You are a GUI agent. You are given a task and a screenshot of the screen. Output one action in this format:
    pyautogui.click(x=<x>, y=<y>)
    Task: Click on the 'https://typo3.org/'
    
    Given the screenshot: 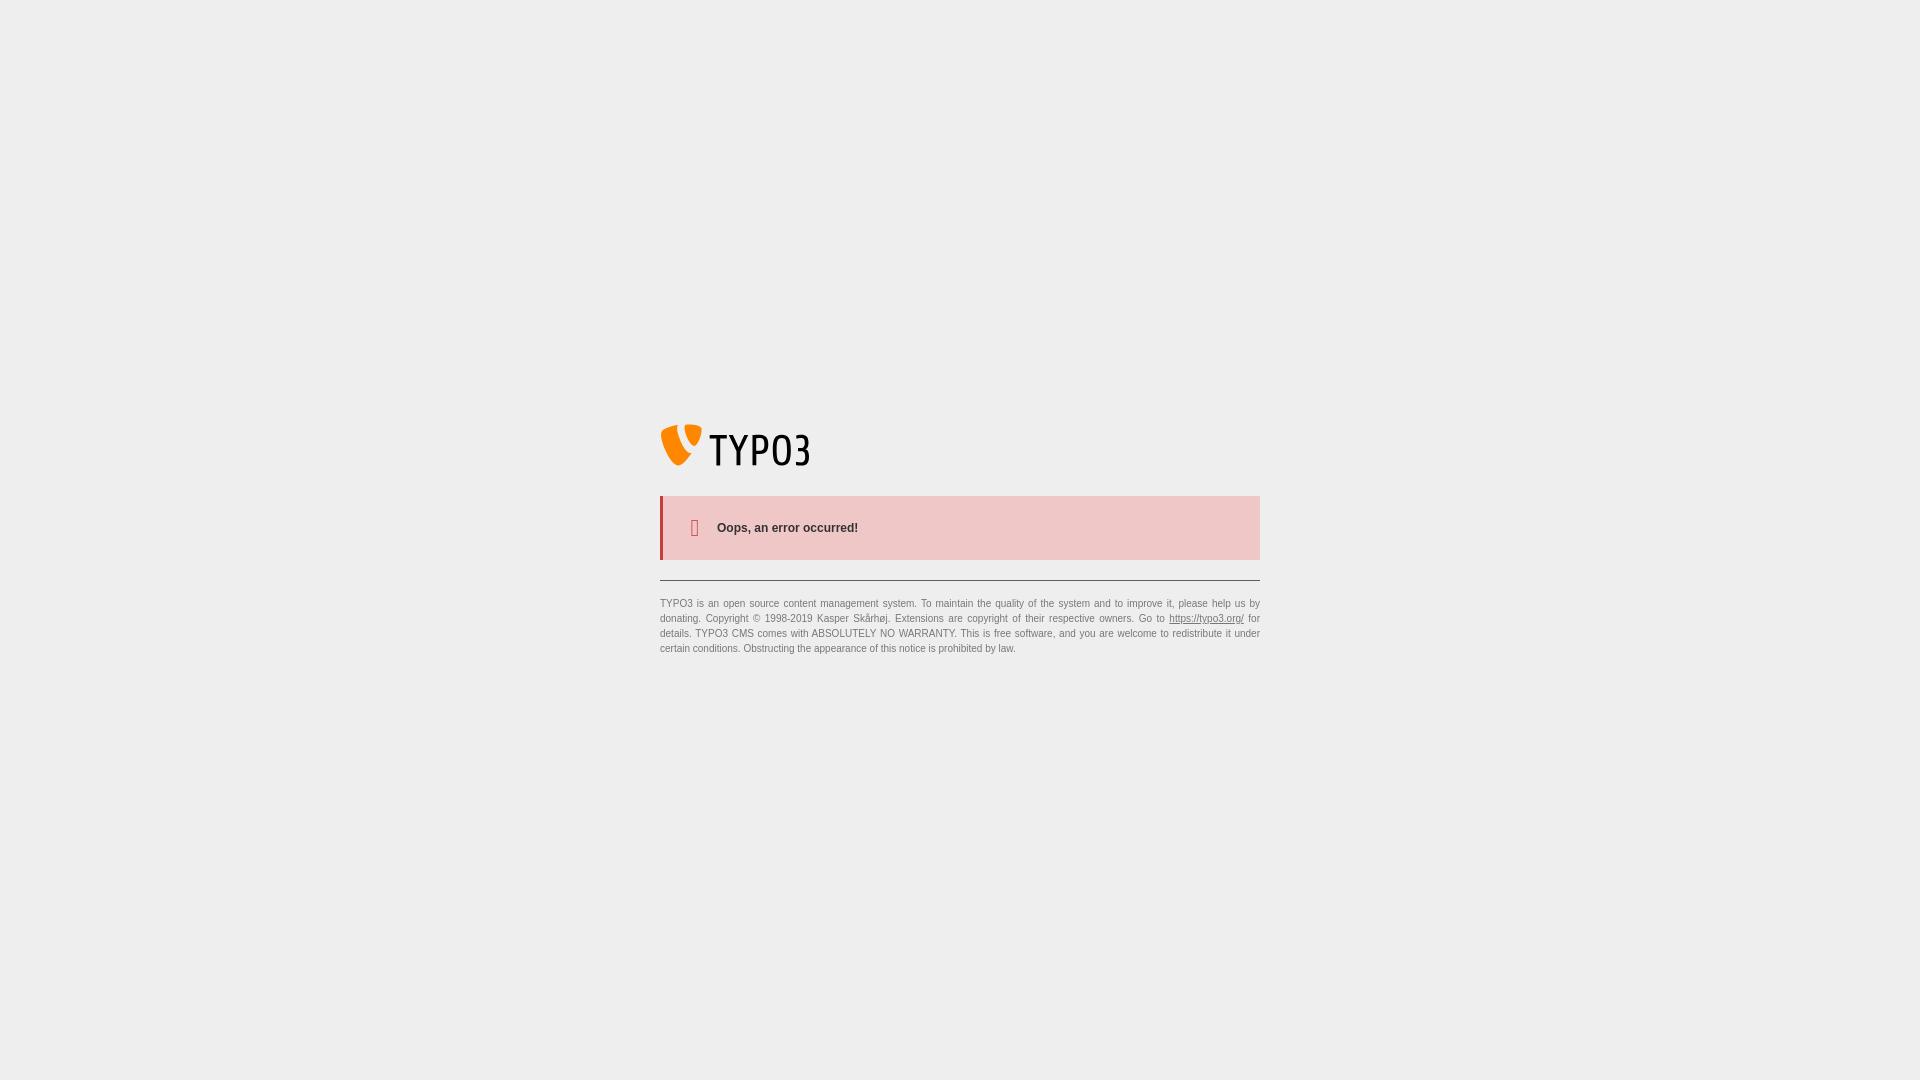 What is the action you would take?
    pyautogui.click(x=1205, y=617)
    